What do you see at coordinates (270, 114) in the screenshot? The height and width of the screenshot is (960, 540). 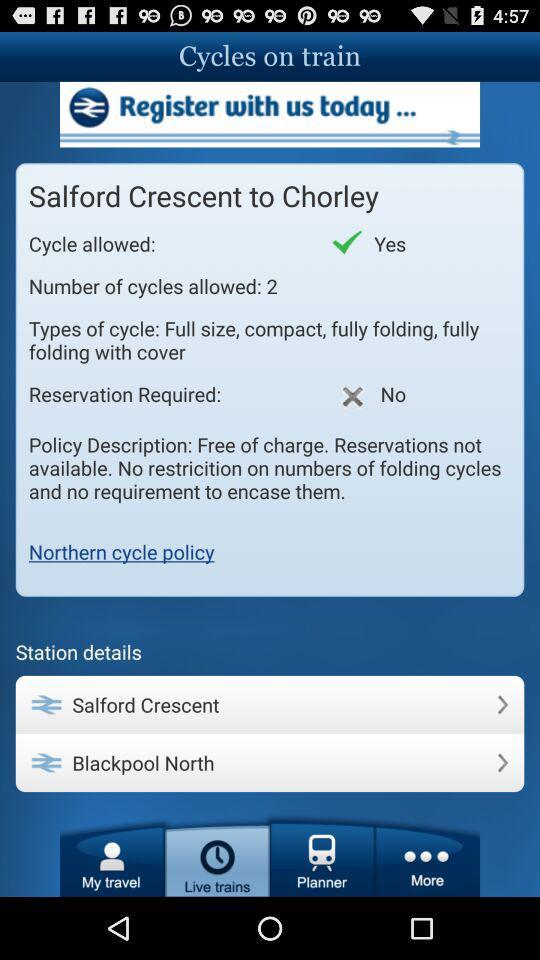 I see `registration form link` at bounding box center [270, 114].